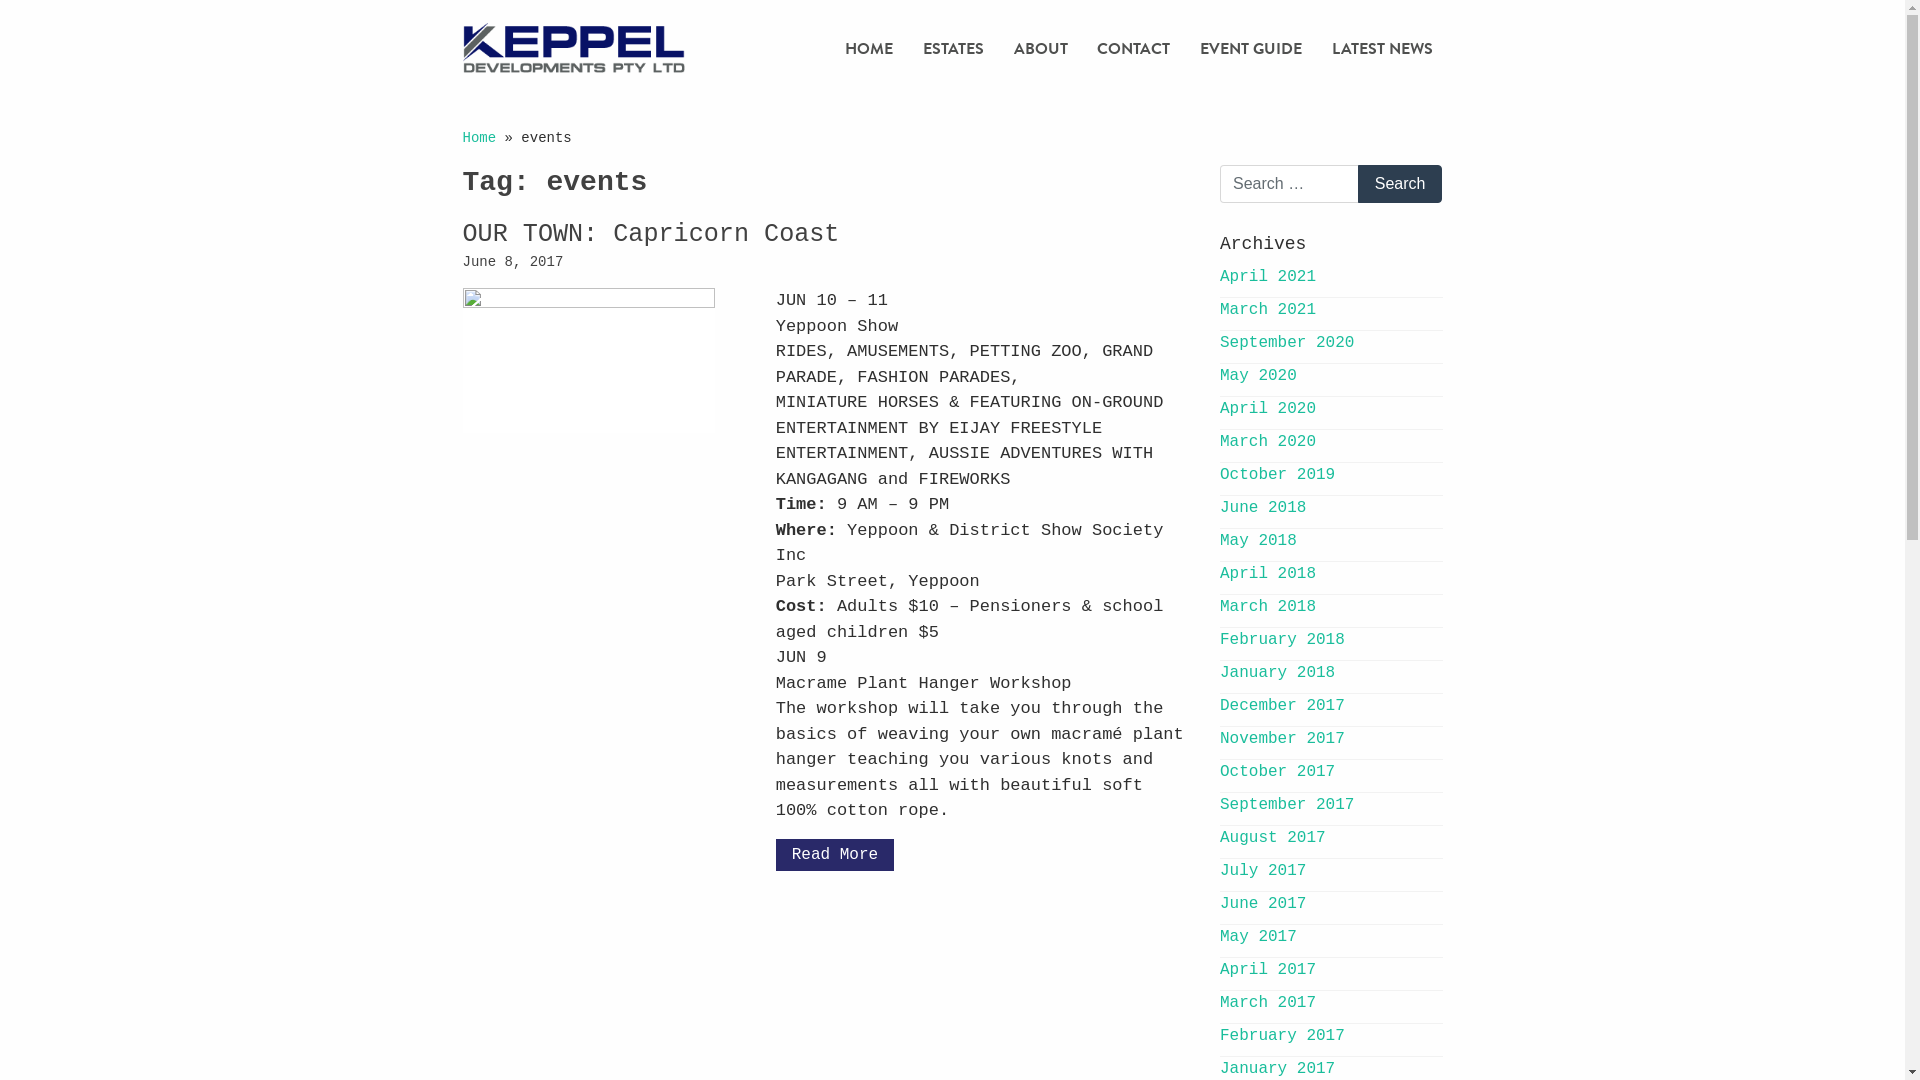 Image resolution: width=1920 pixels, height=1080 pixels. Describe the element at coordinates (1266, 605) in the screenshot. I see `'March 2018'` at that location.